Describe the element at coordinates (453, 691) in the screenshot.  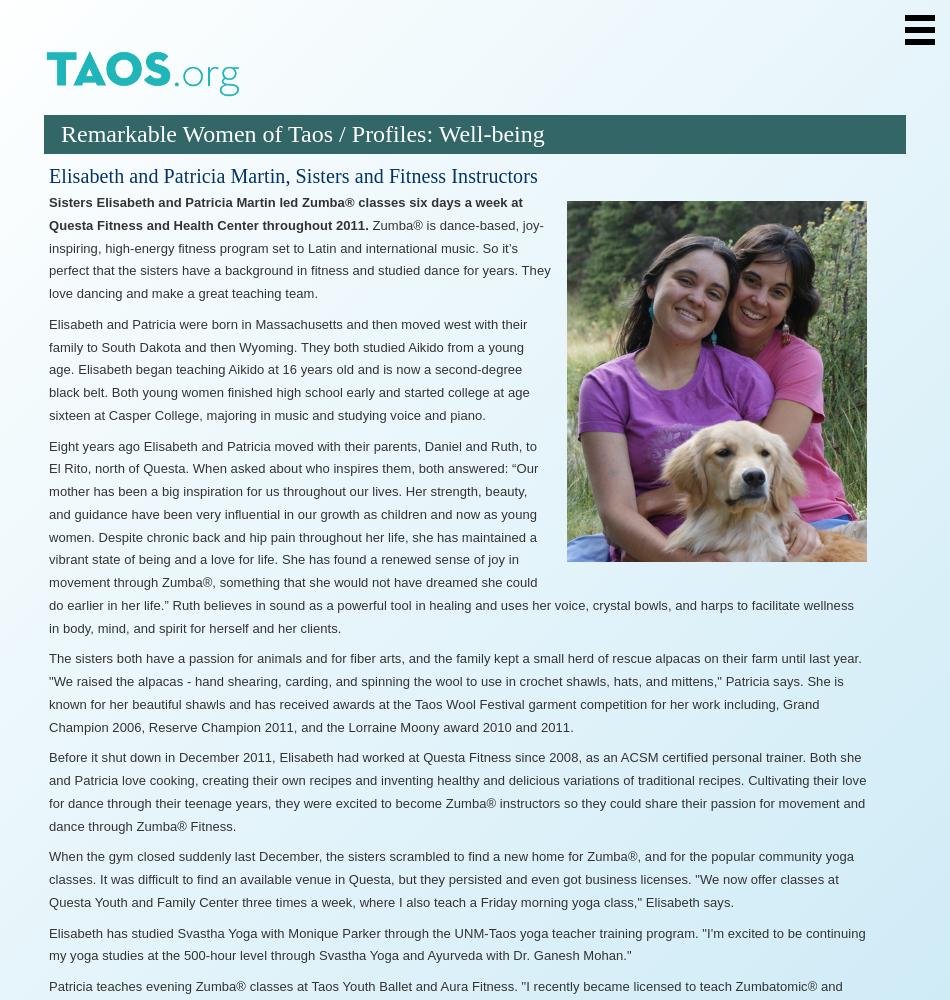
I see `'The sisters both have a passion for animals and for fiber arts, and the family kept a small herd of rescue alpacas on their farm until last year. "We raised the alpacas - hand shearing, carding, and spinning the wool to use in crochet shawls, hats, and mittens," Patricia says. She is known for her beautiful shawls and has received awards at the Taos Wool Festival garment competition for her work including, Grand Champion 2006, Reserve Champion 2011, and the Lorraine Moony award 2010 and 2011.'` at that location.